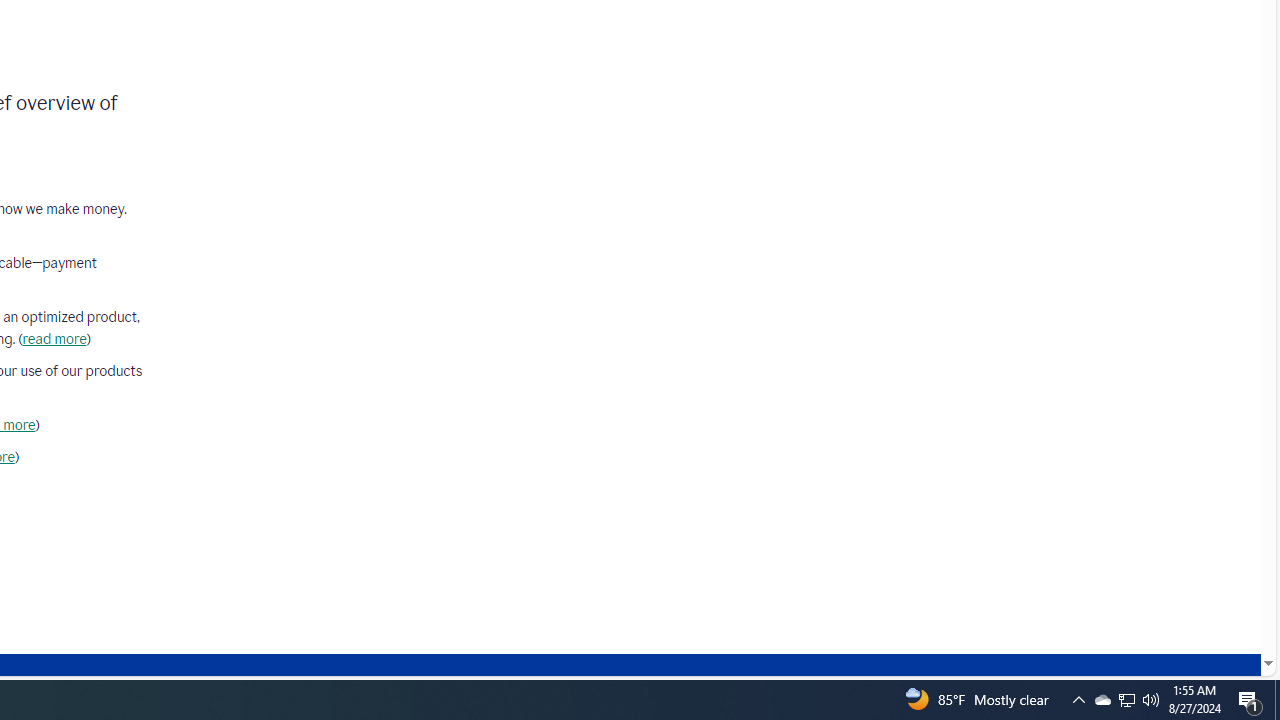  What do you see at coordinates (54, 338) in the screenshot?
I see `'read more'` at bounding box center [54, 338].